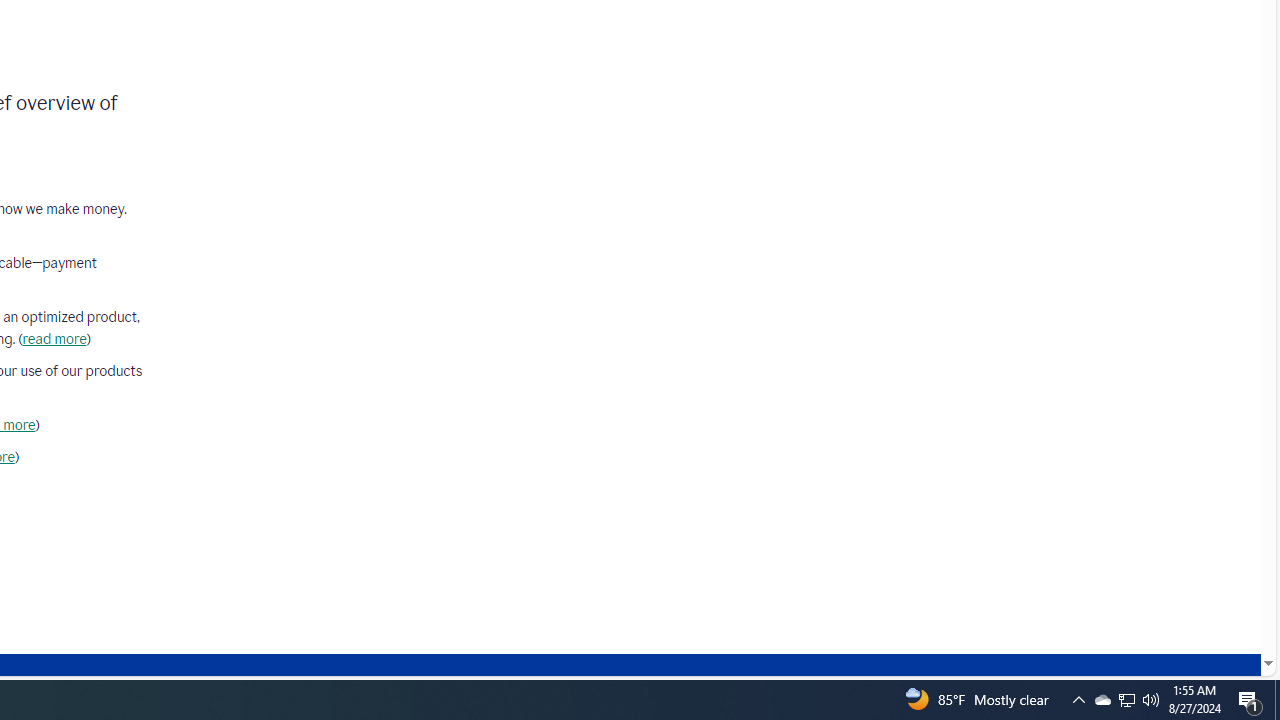  What do you see at coordinates (54, 338) in the screenshot?
I see `'read more'` at bounding box center [54, 338].